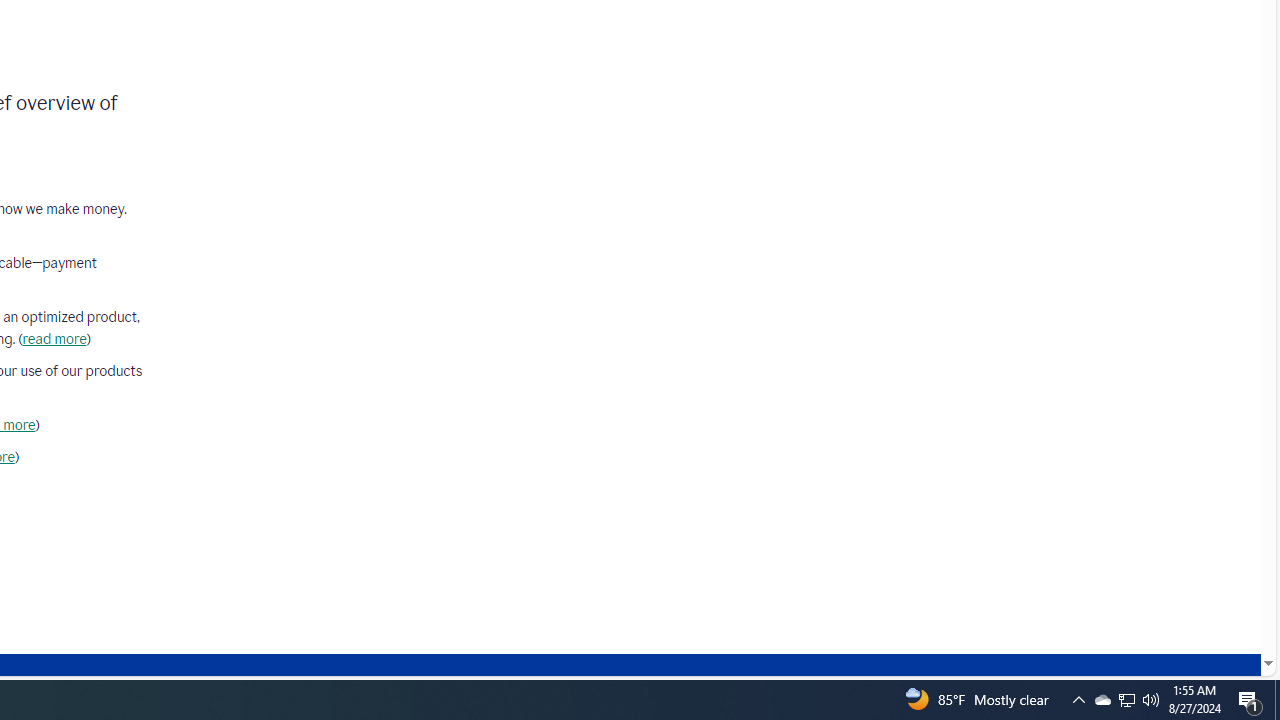  What do you see at coordinates (54, 338) in the screenshot?
I see `'read more'` at bounding box center [54, 338].